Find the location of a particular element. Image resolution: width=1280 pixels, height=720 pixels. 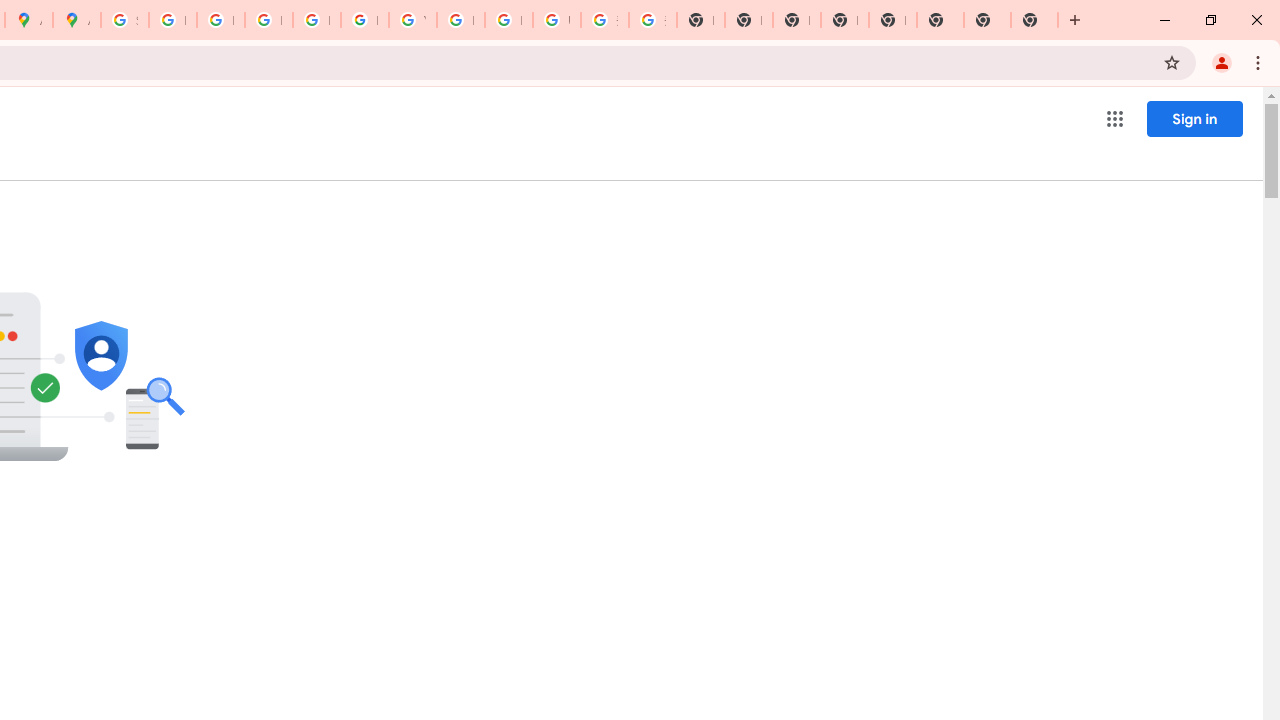

'New Tab' is located at coordinates (987, 20).